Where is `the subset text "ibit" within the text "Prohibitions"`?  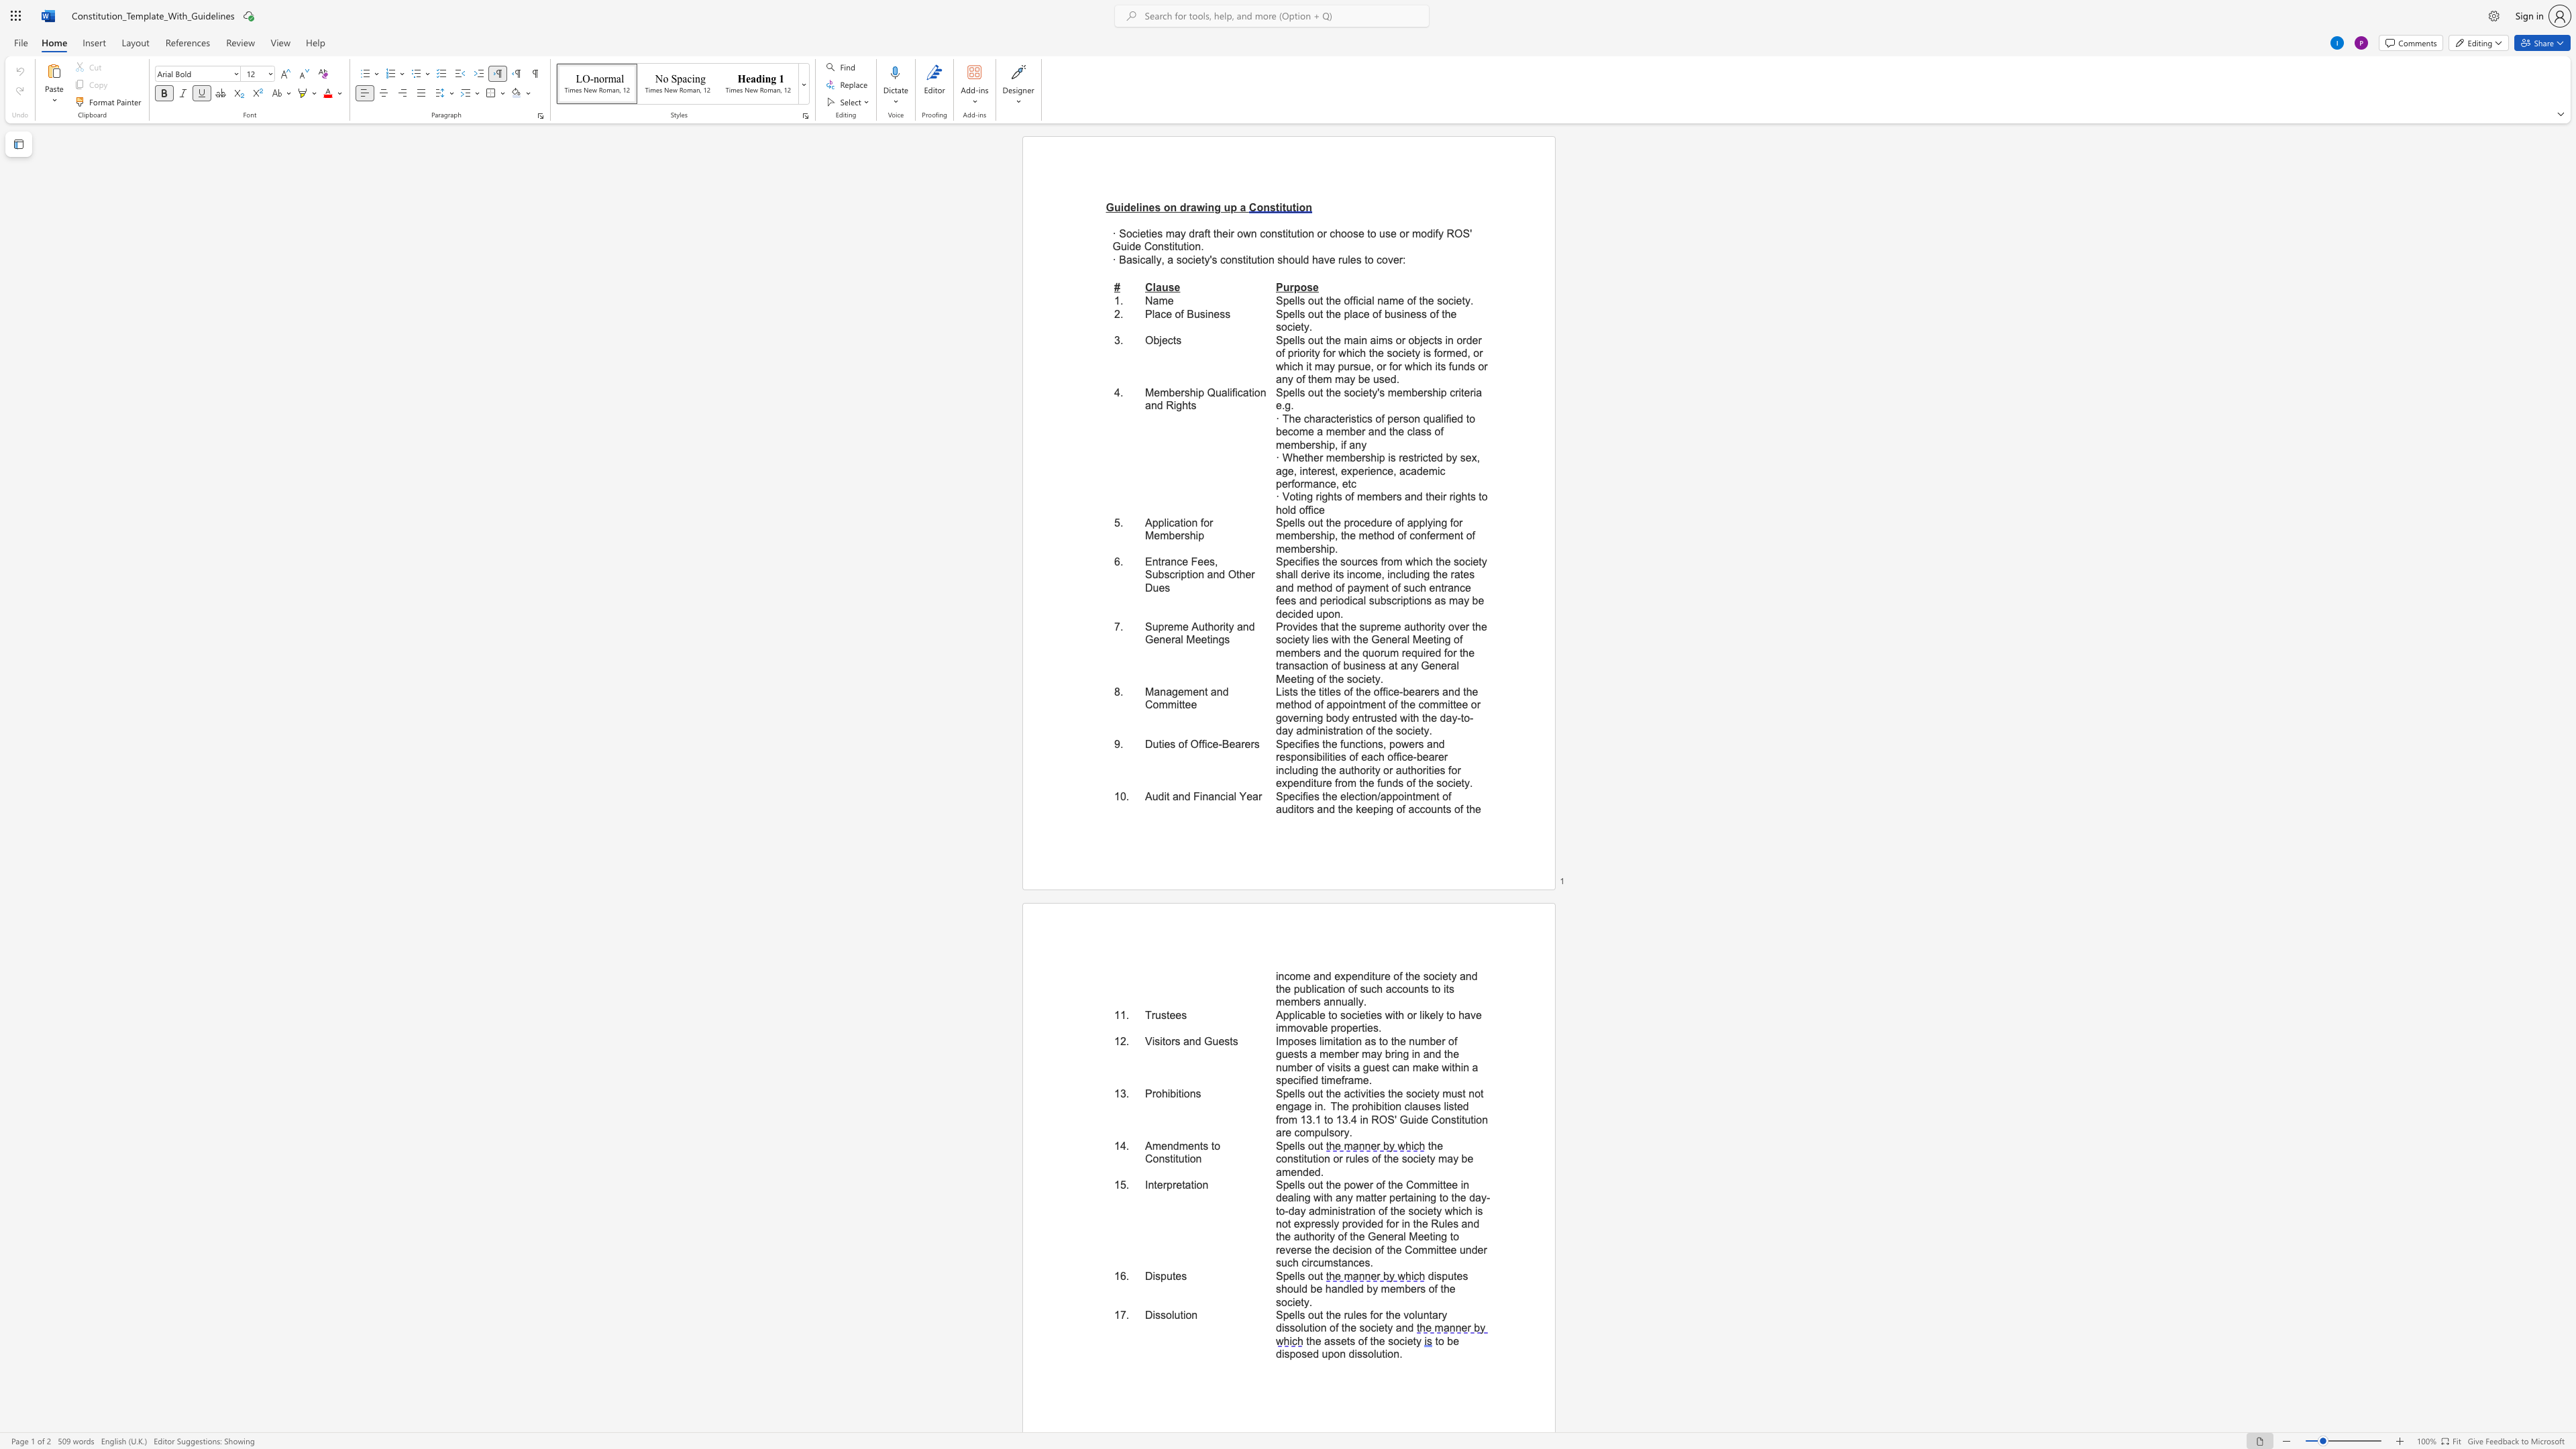
the subset text "ibit" within the text "Prohibitions" is located at coordinates (1167, 1092).